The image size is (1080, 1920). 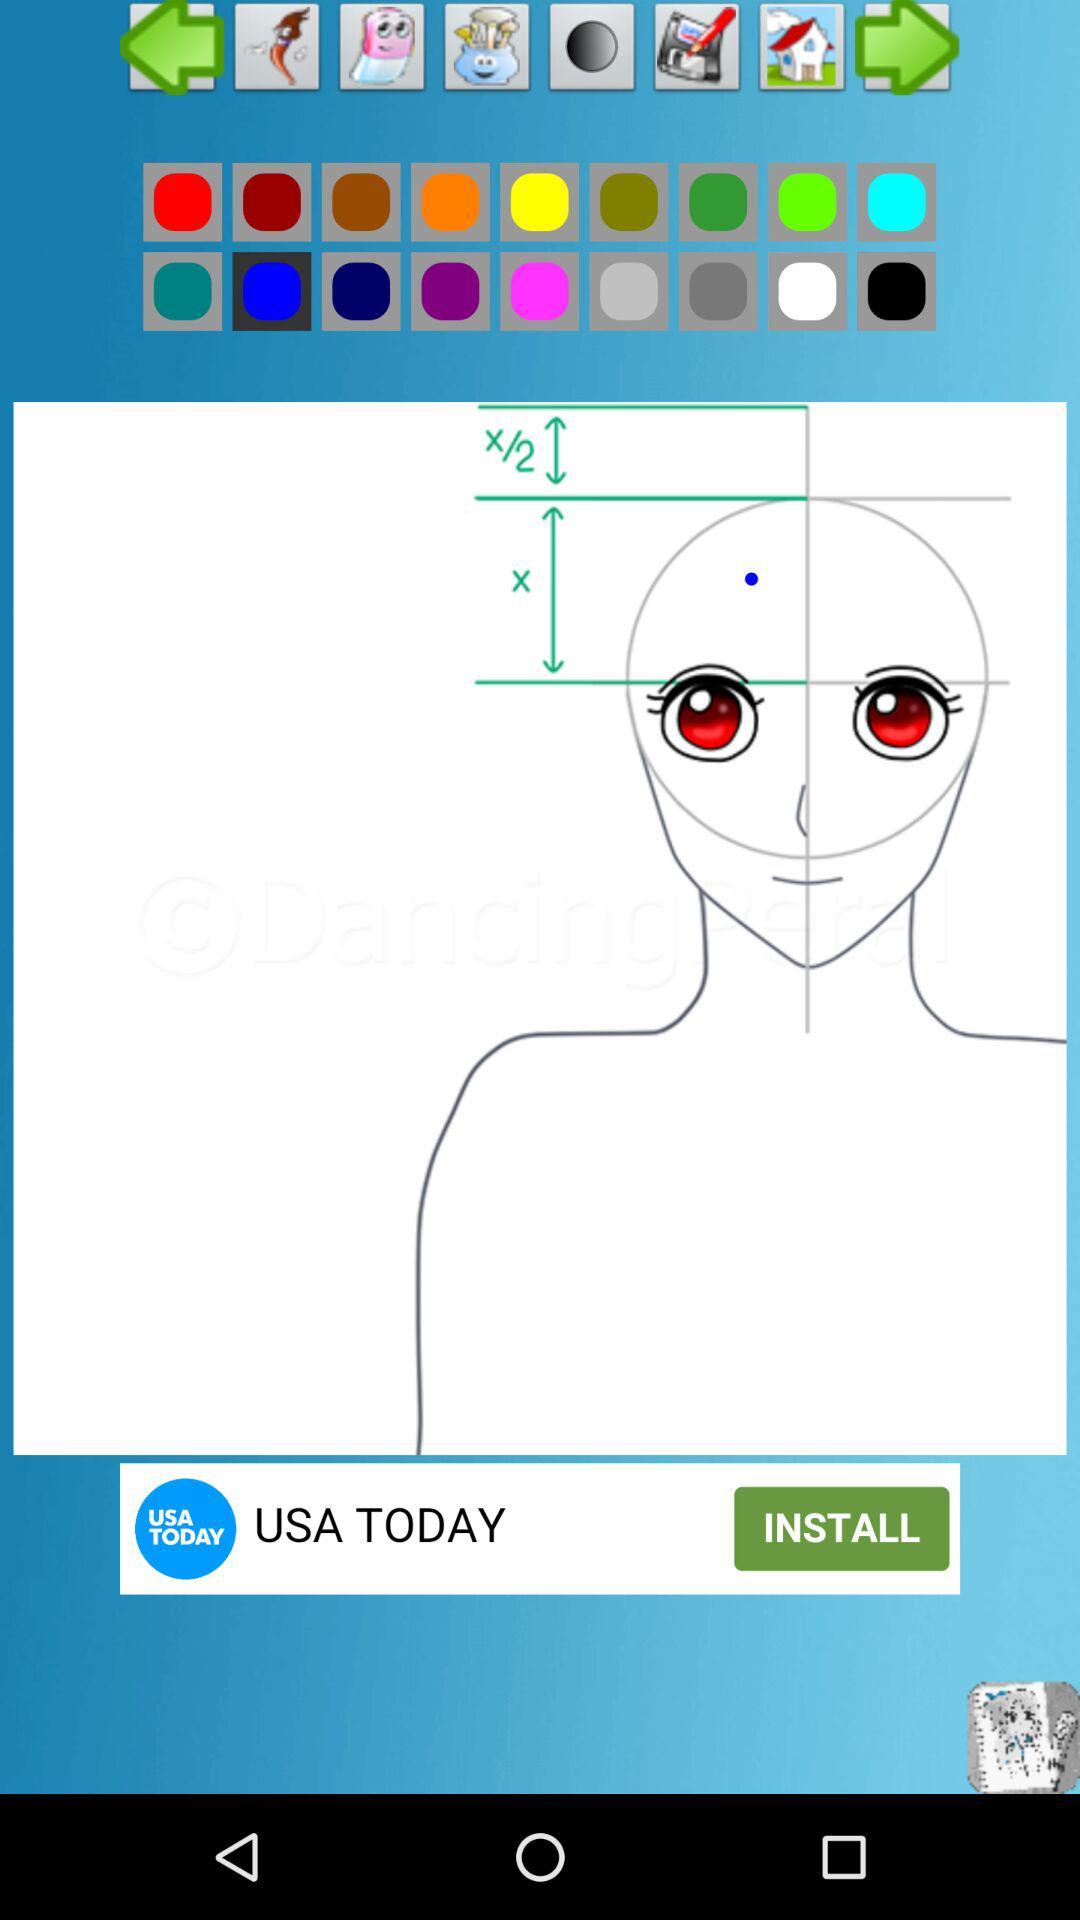 What do you see at coordinates (907, 52) in the screenshot?
I see `see more options` at bounding box center [907, 52].